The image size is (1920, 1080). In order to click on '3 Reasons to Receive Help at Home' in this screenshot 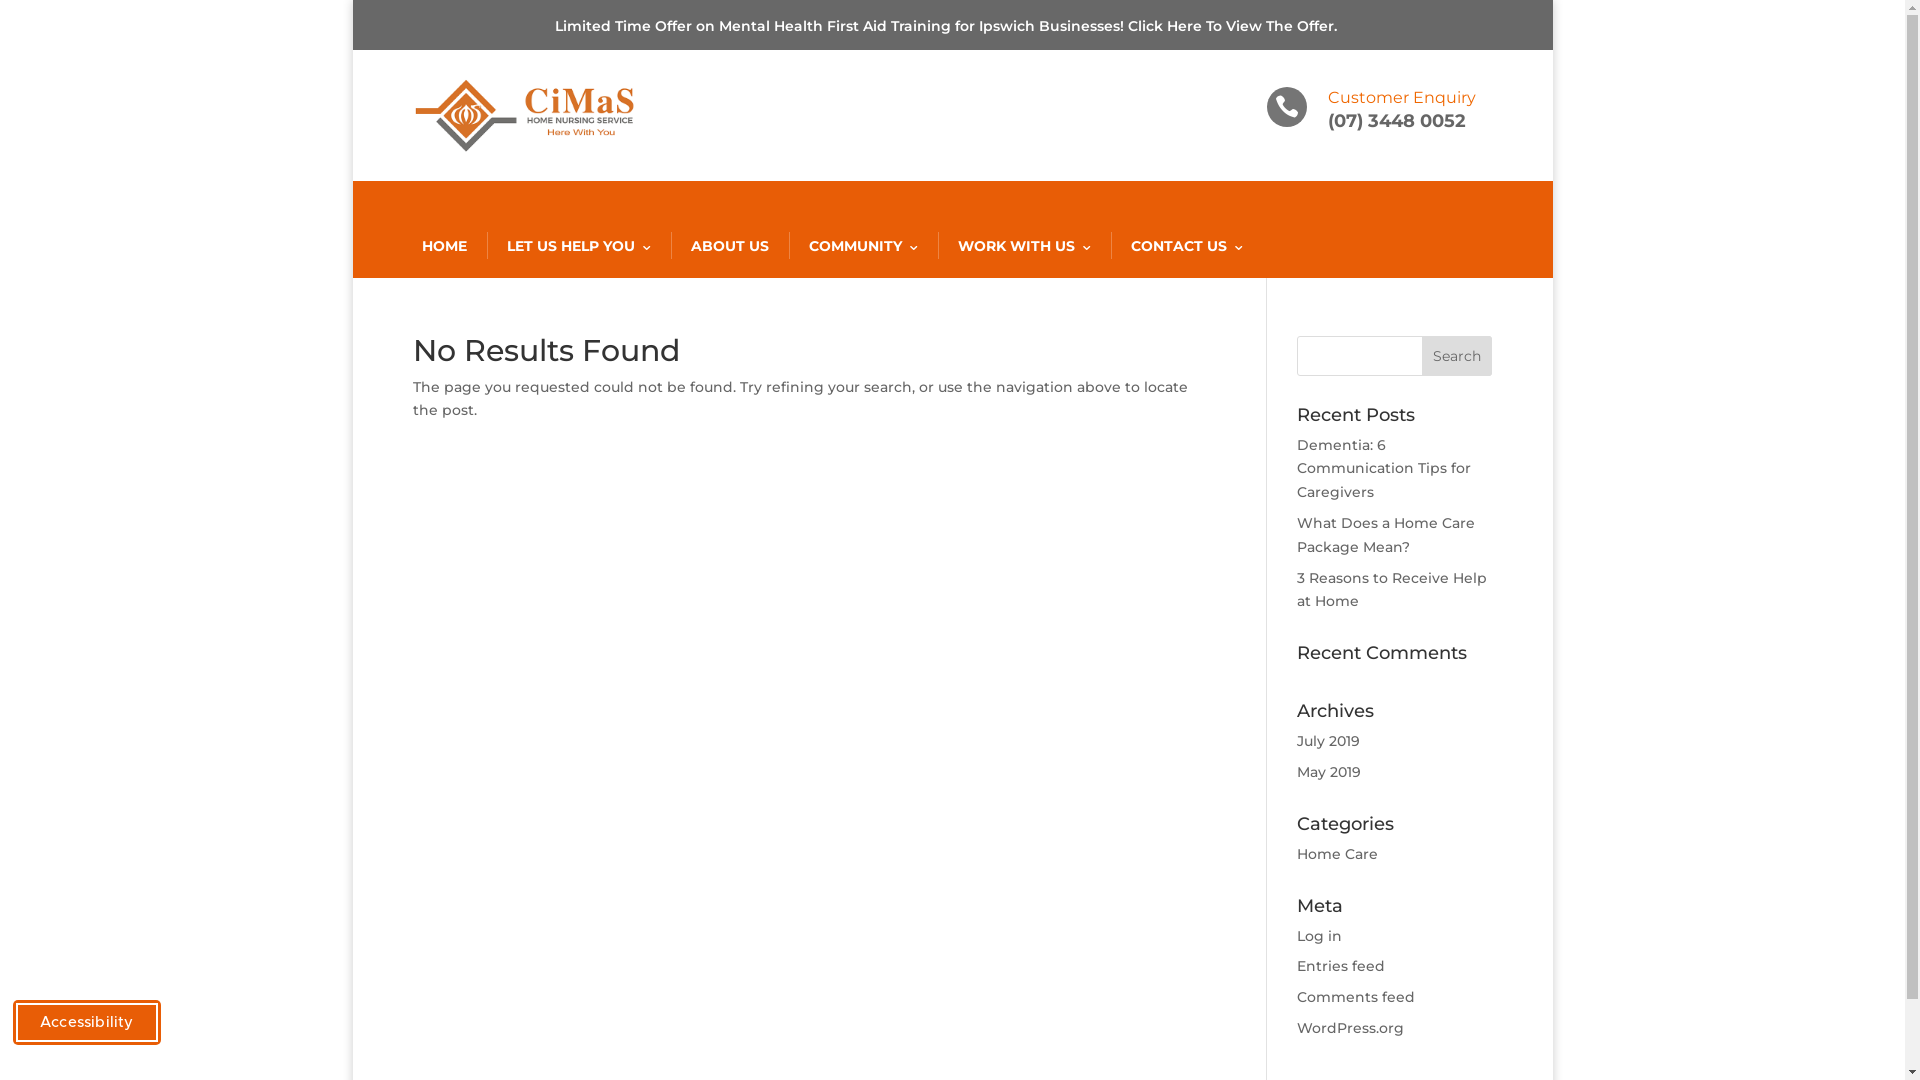, I will do `click(1296, 589)`.